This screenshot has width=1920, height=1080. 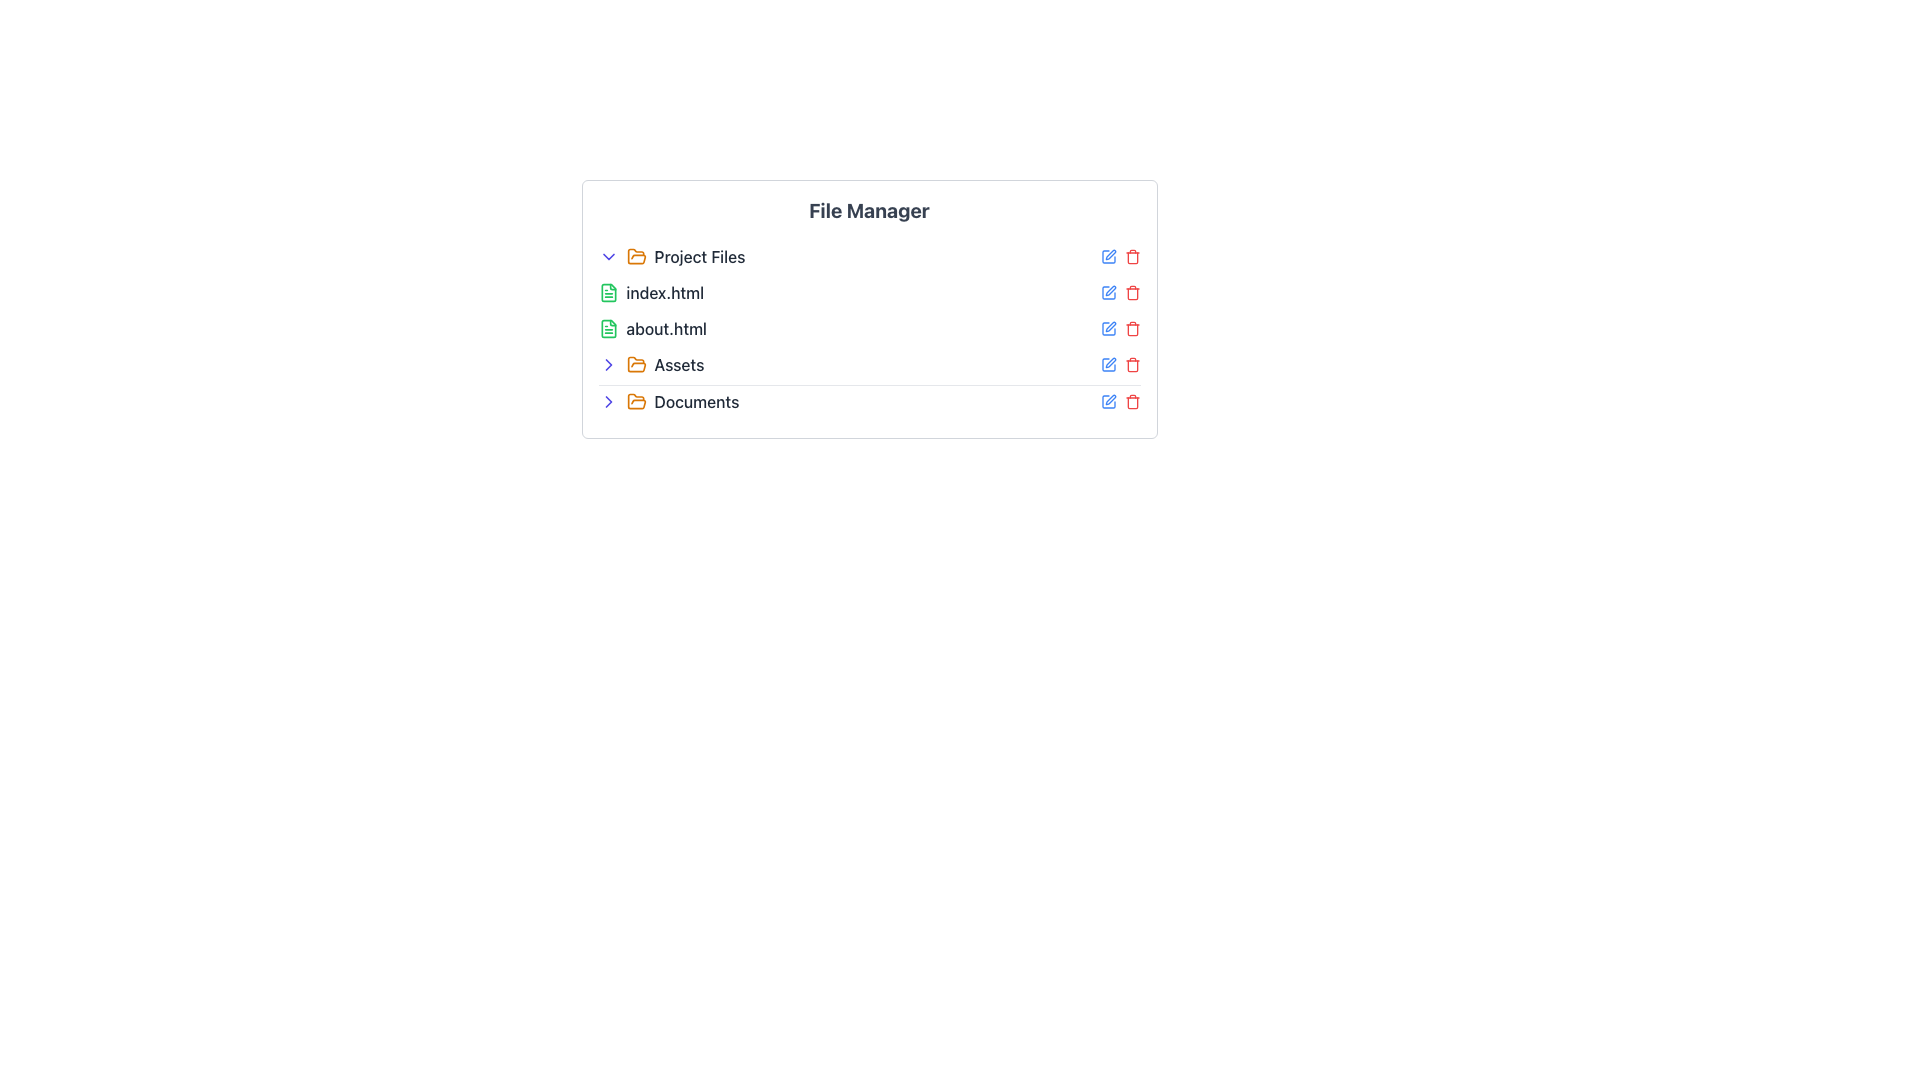 What do you see at coordinates (607, 293) in the screenshot?
I see `the visual indicator icon for the text file entry labeled 'index.html'` at bounding box center [607, 293].